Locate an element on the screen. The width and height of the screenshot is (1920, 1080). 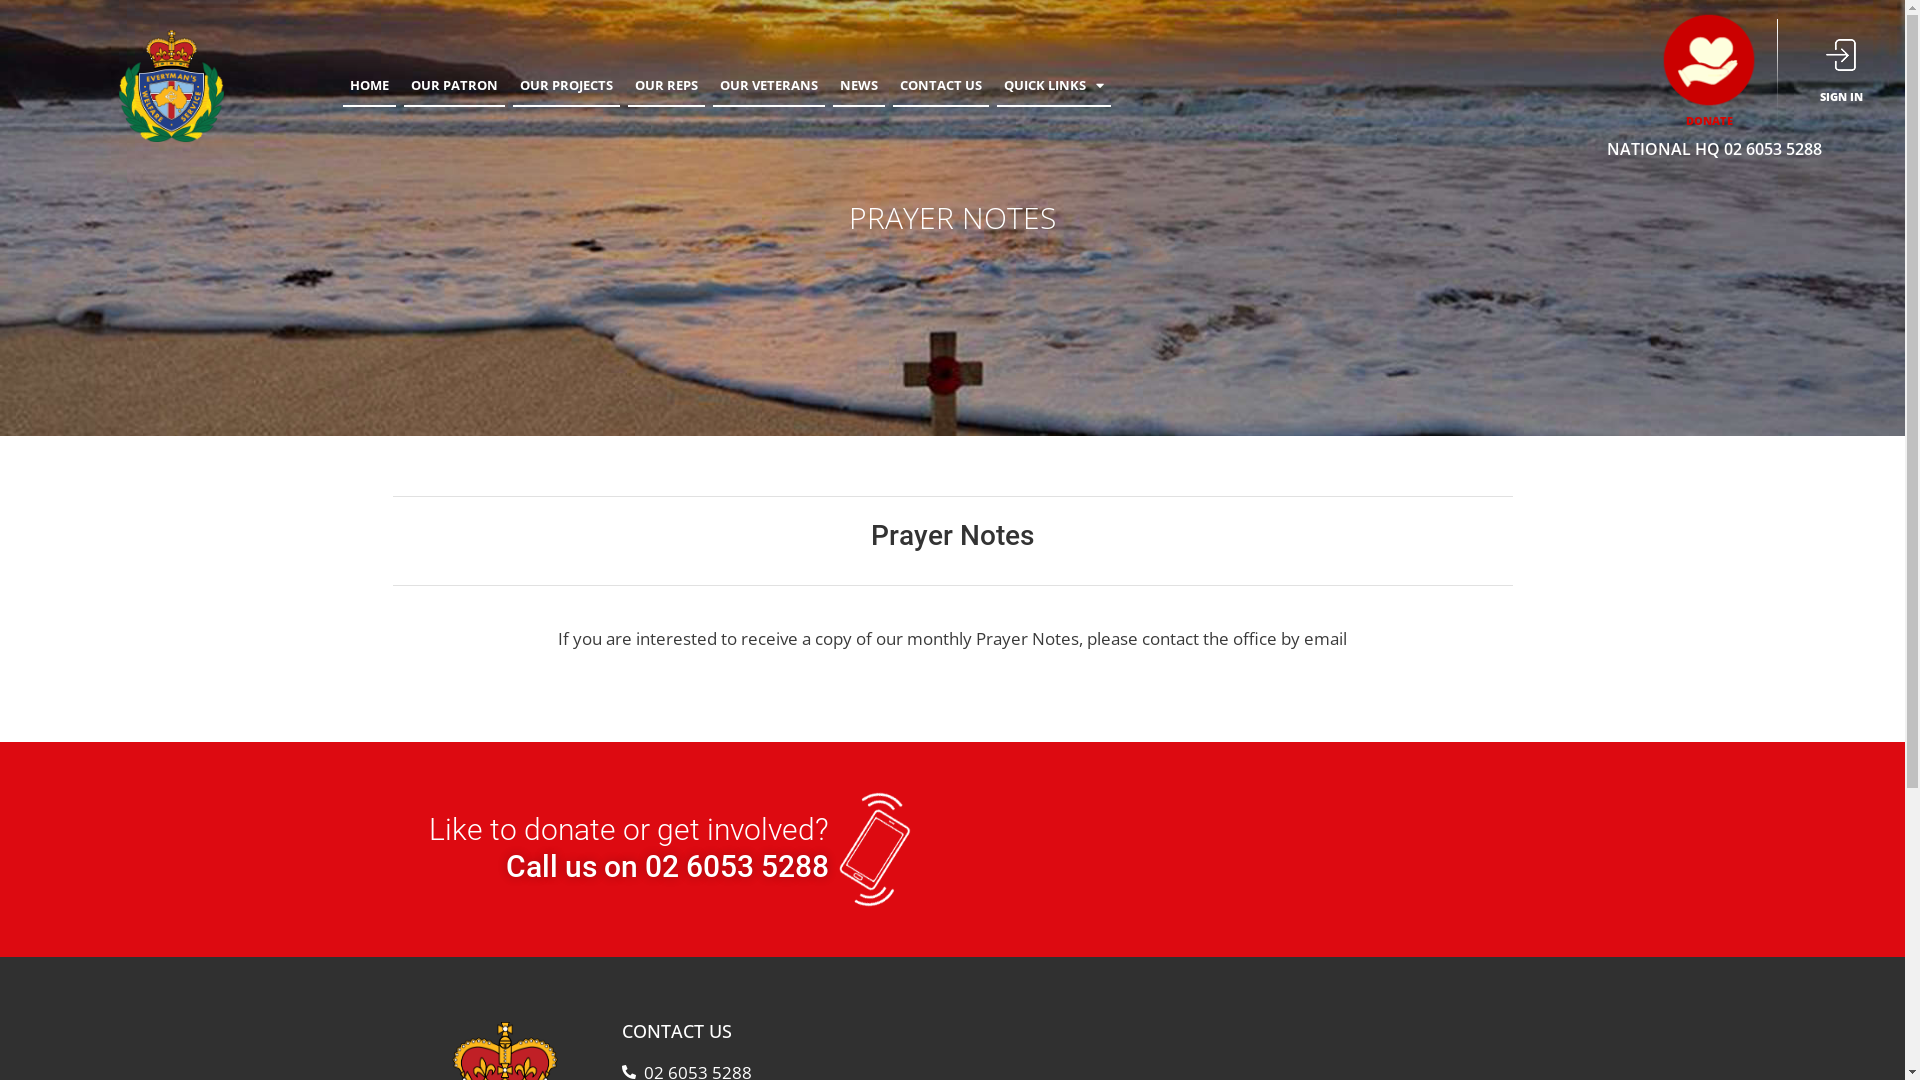
'QUICK LINKS' is located at coordinates (1053, 84).